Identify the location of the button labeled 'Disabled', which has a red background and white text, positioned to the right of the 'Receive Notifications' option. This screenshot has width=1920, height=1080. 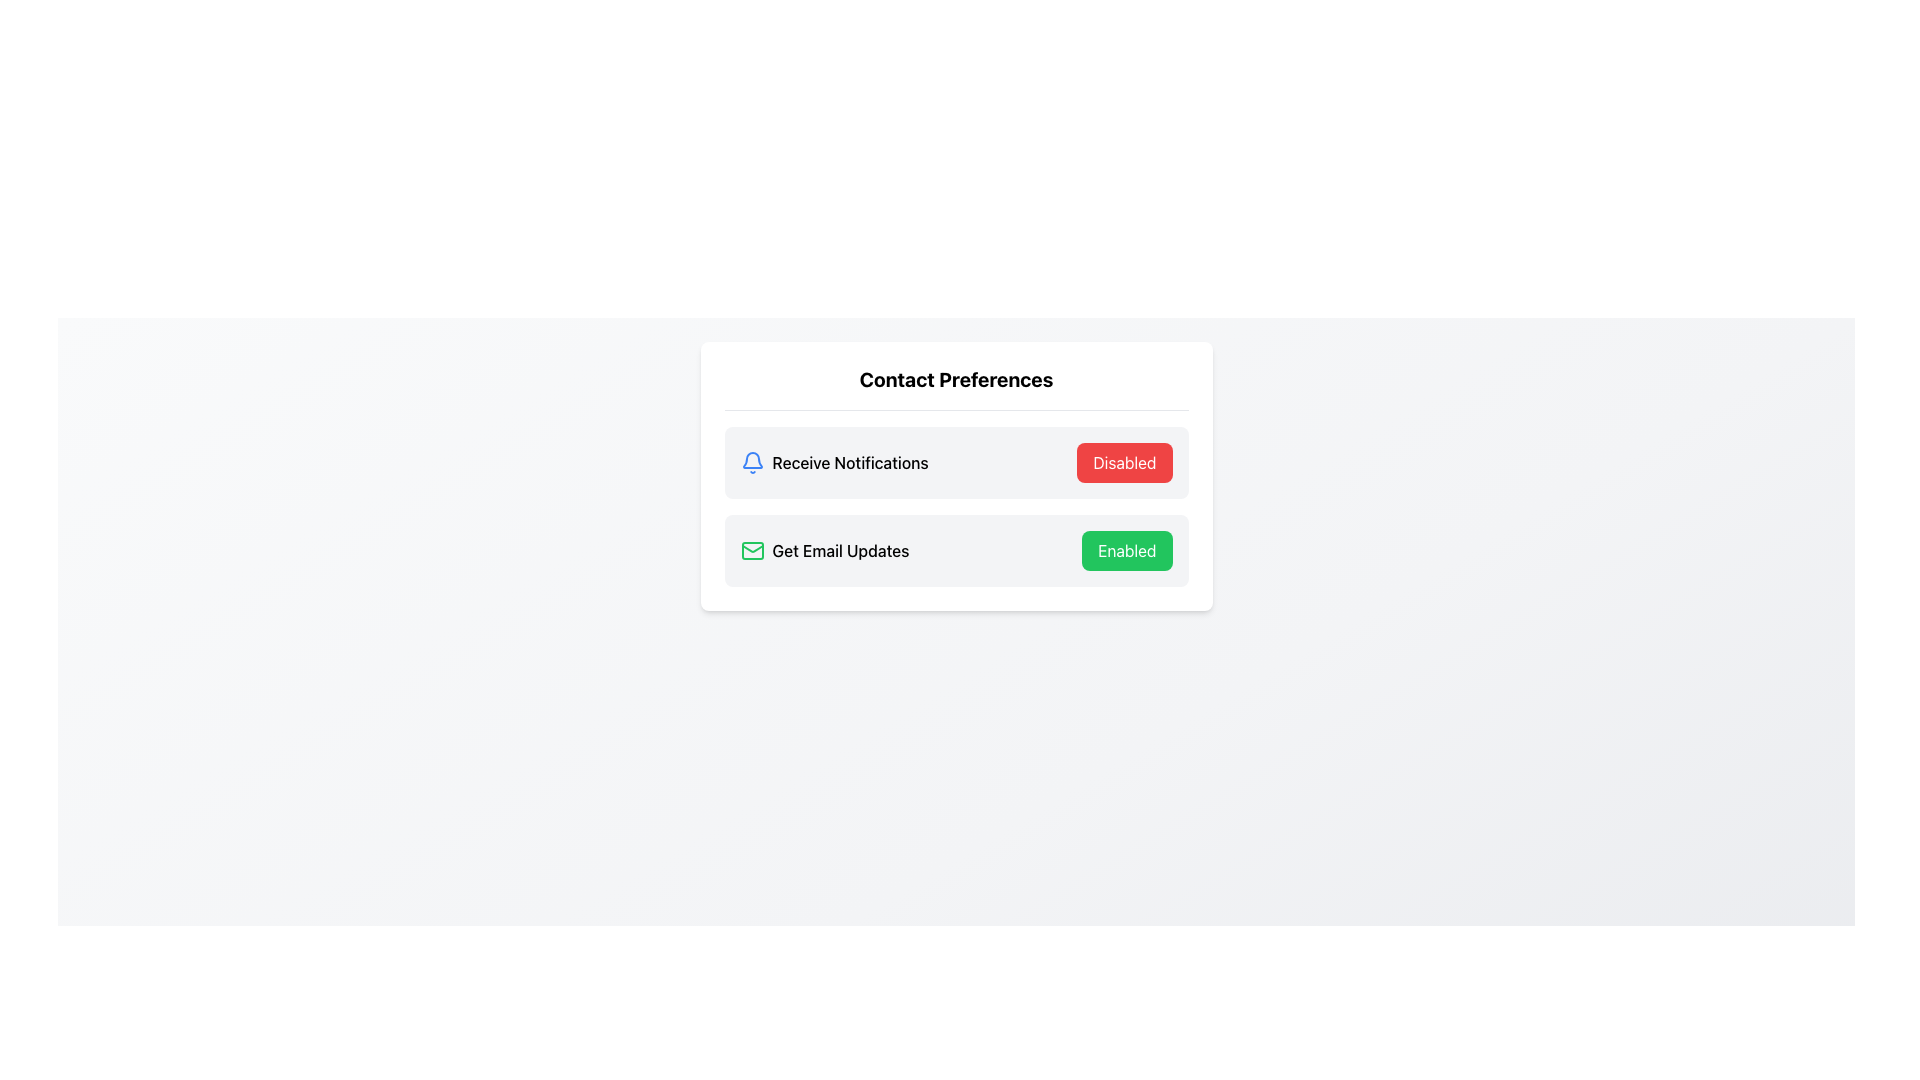
(1124, 462).